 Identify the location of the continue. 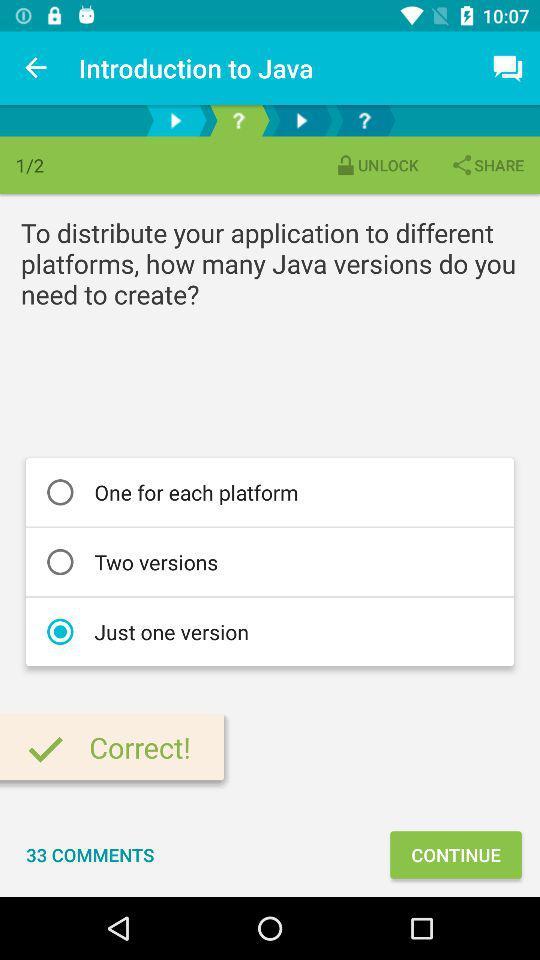
(455, 853).